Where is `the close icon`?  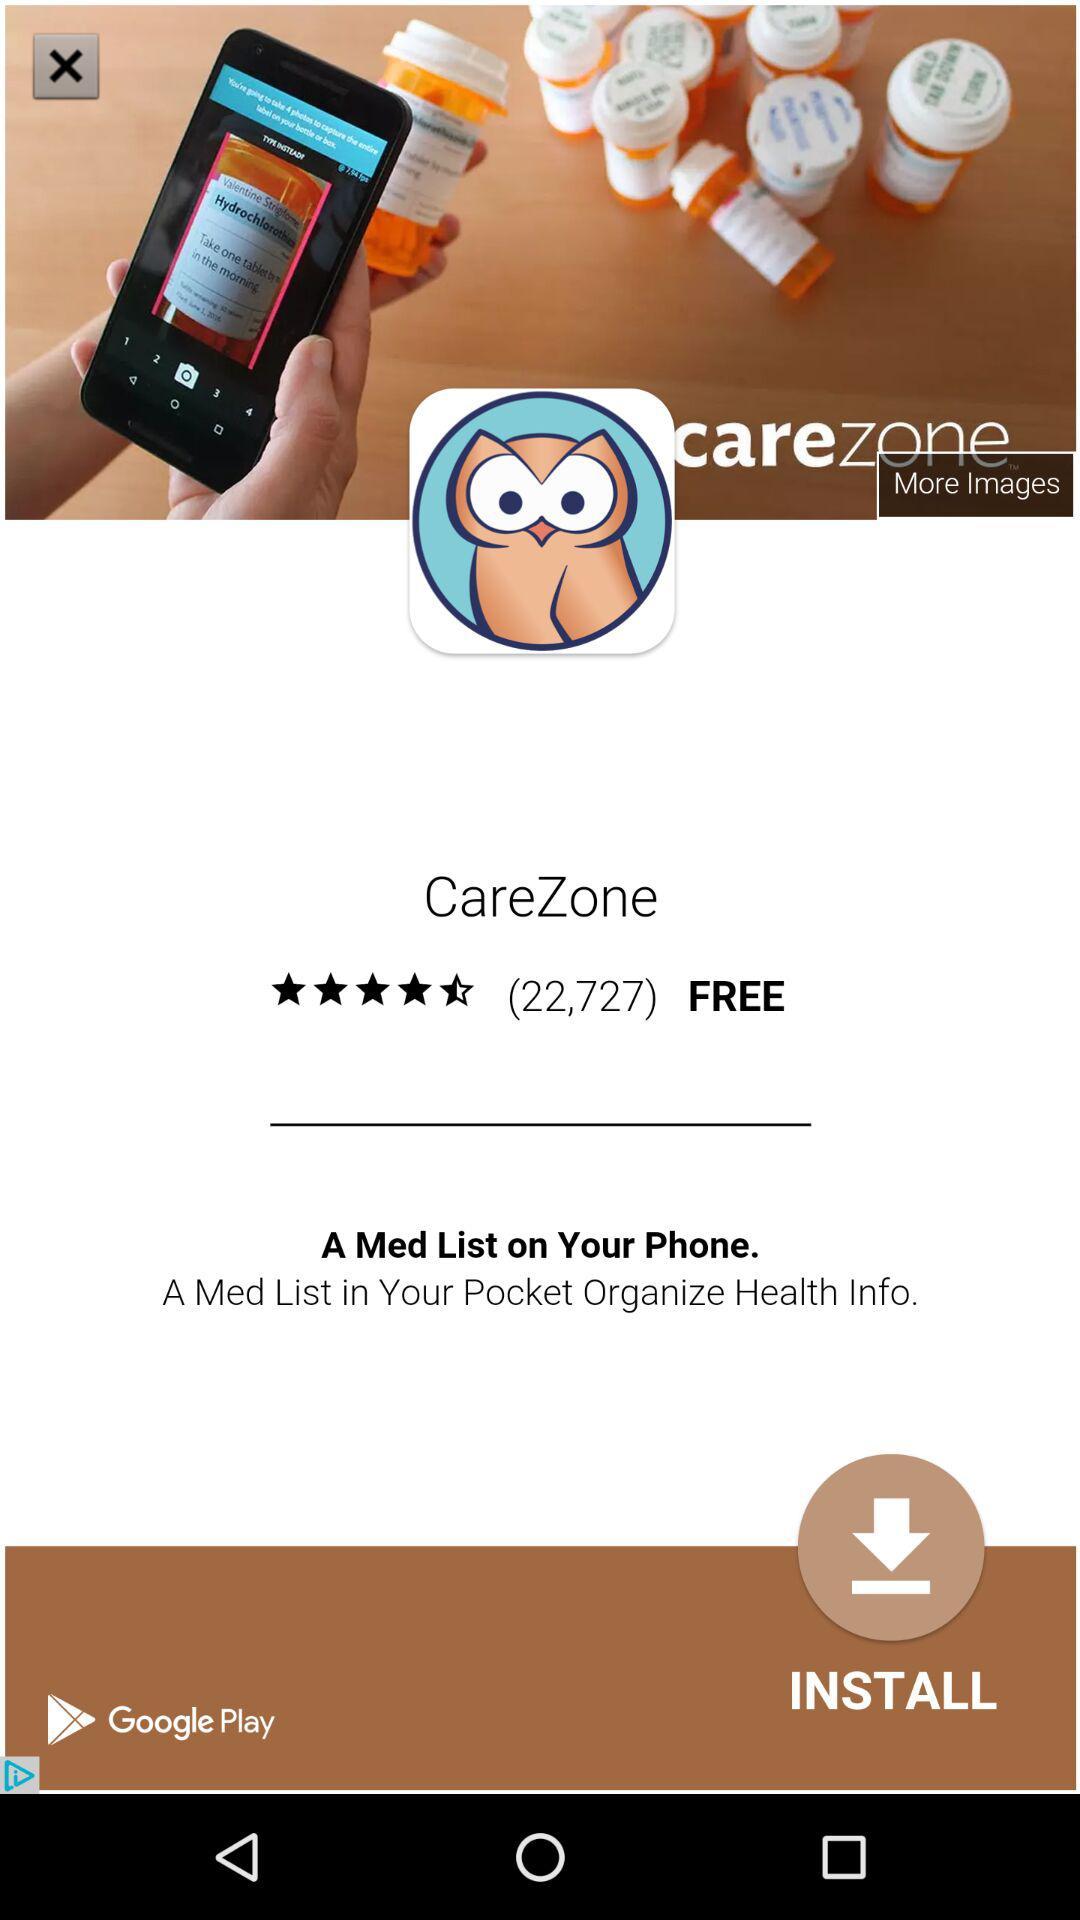
the close icon is located at coordinates (64, 70).